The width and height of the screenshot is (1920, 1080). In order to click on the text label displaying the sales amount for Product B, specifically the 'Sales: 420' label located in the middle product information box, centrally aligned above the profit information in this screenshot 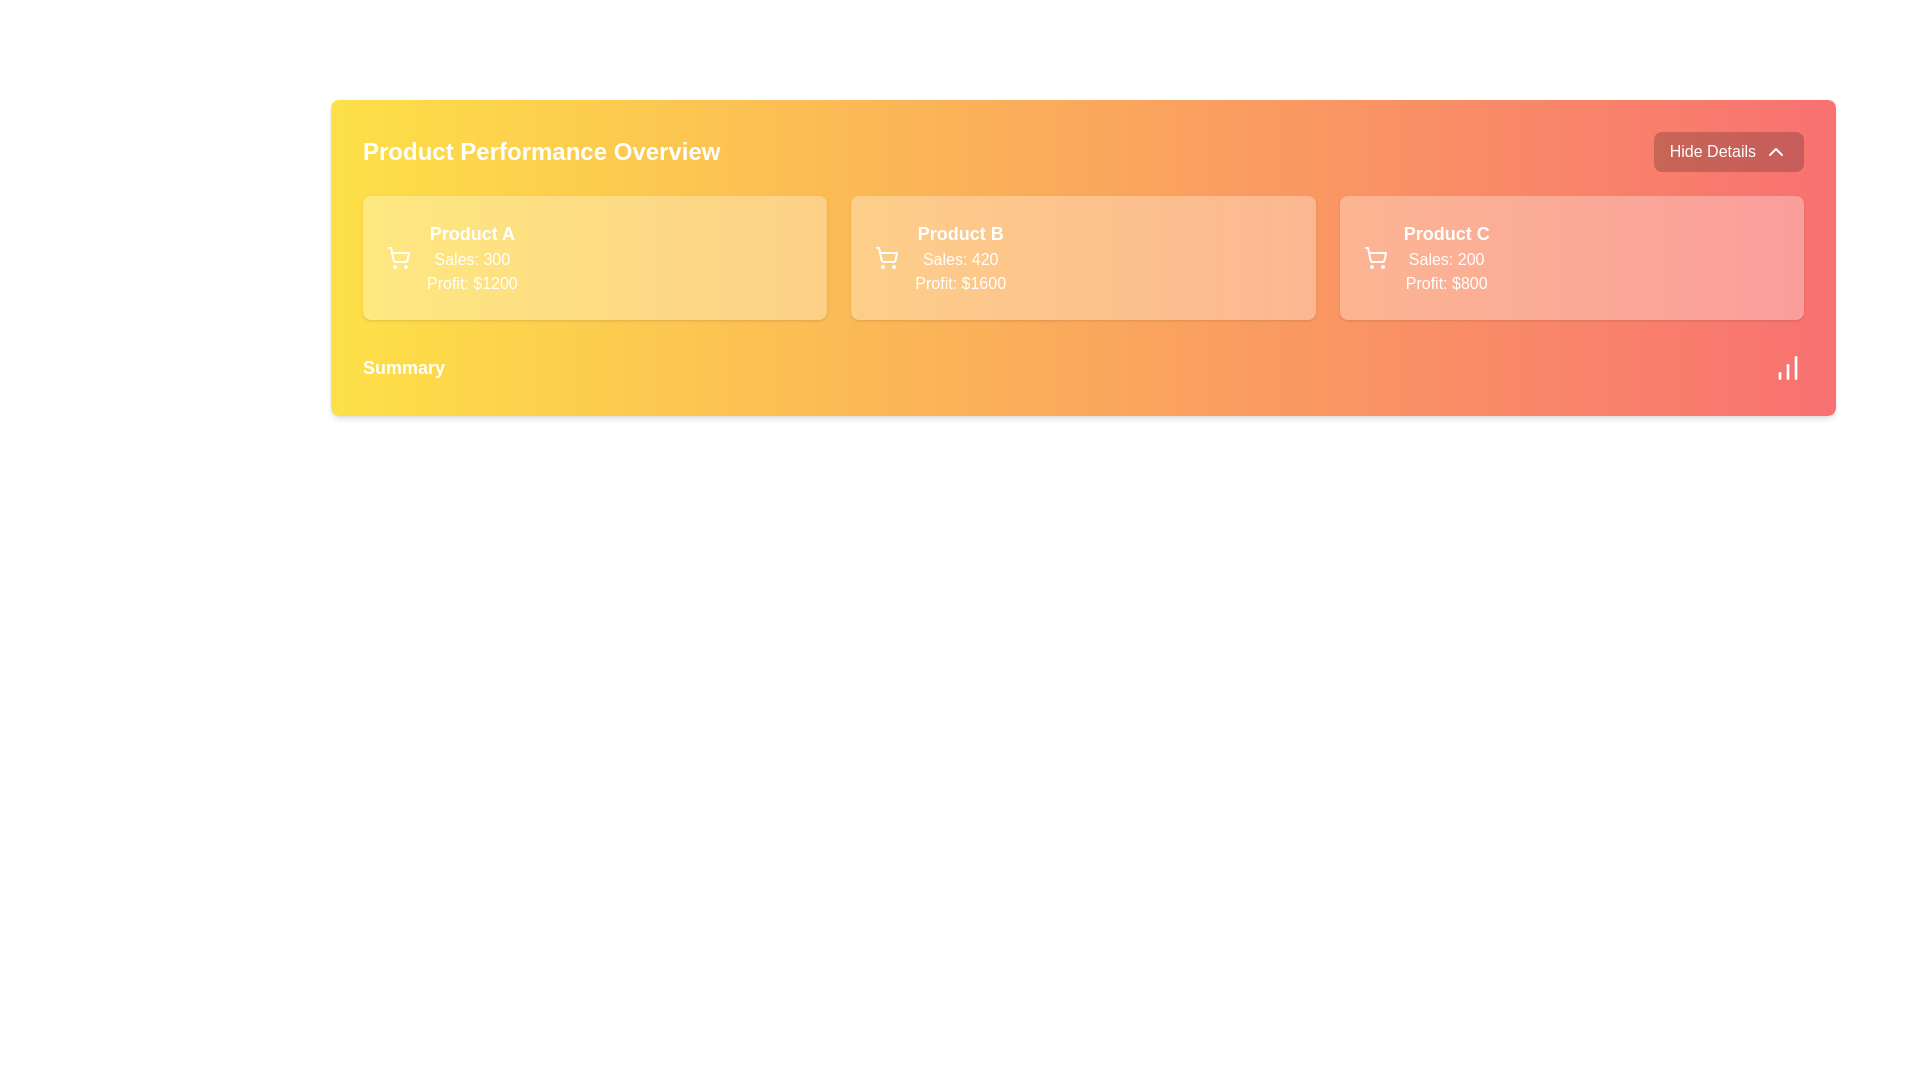, I will do `click(960, 258)`.